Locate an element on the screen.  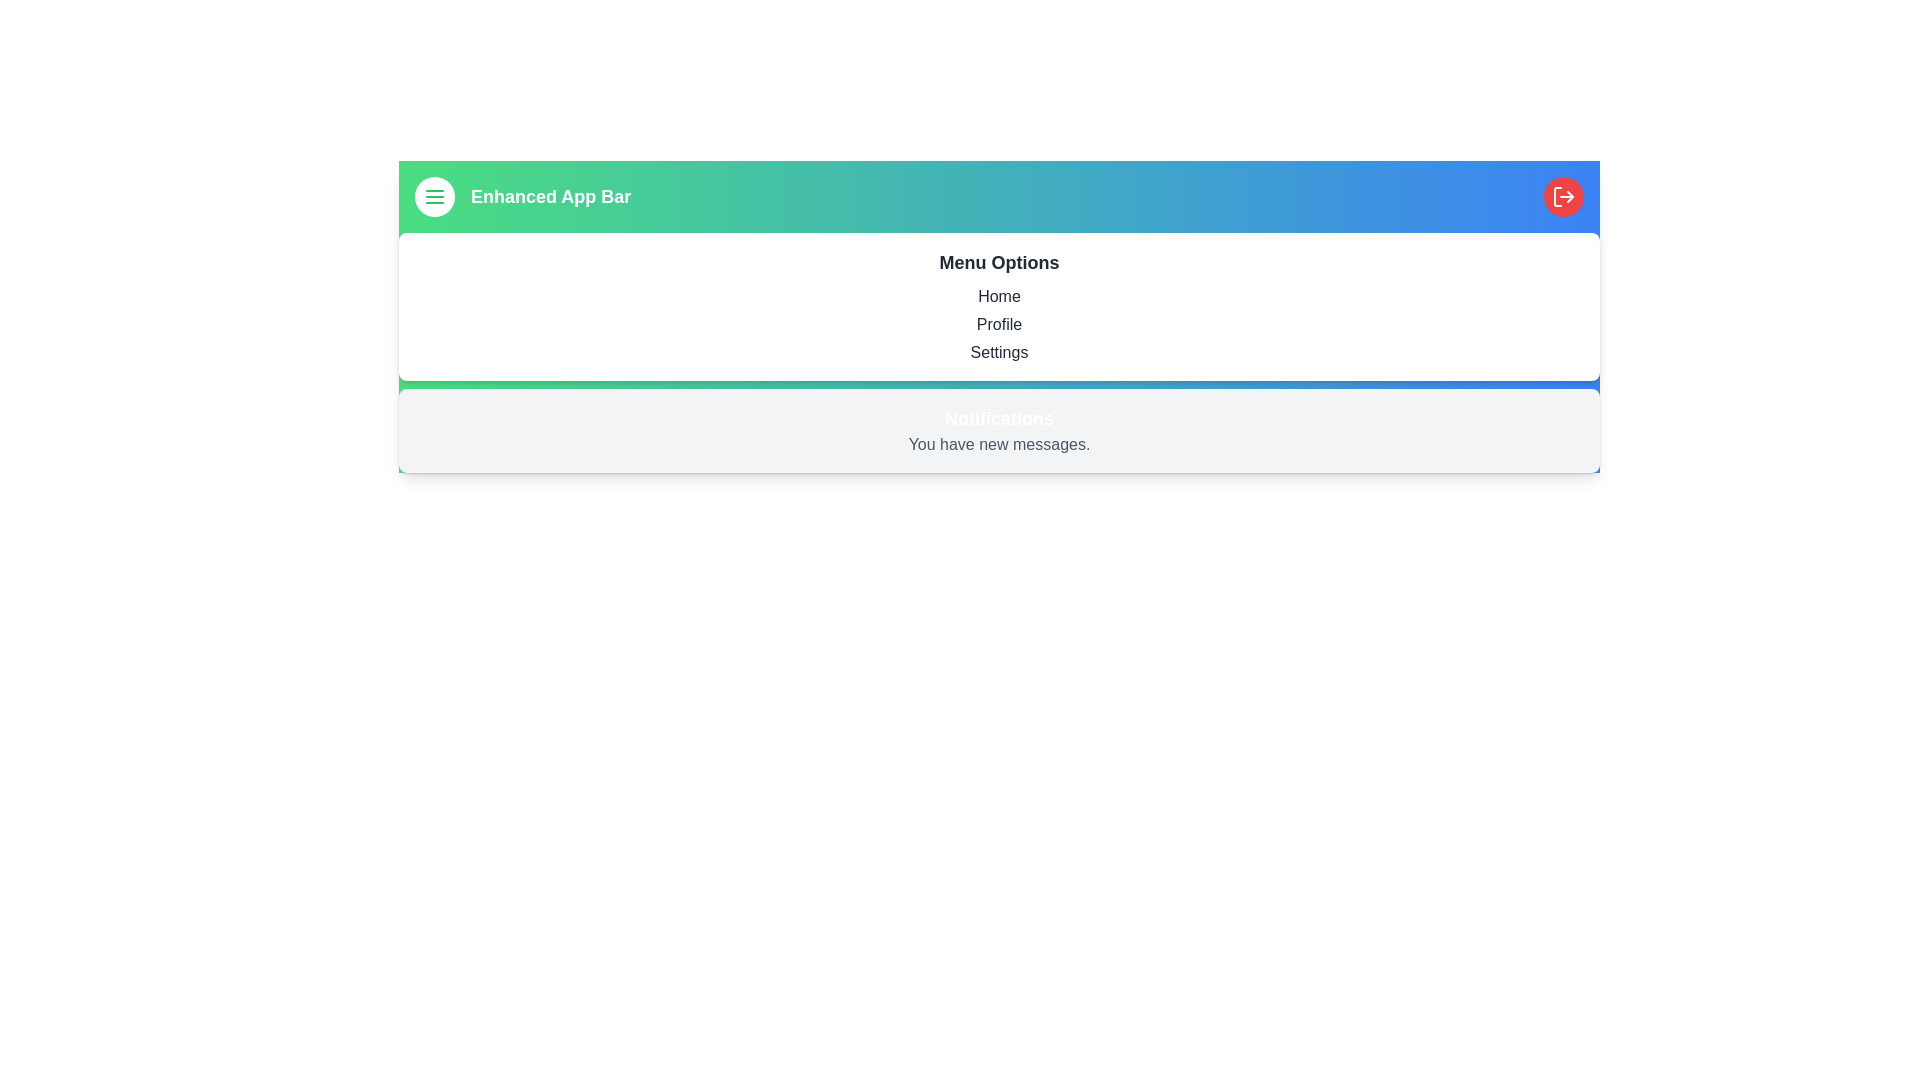
the logout button located at the top-right corner of the component is located at coordinates (1563, 196).